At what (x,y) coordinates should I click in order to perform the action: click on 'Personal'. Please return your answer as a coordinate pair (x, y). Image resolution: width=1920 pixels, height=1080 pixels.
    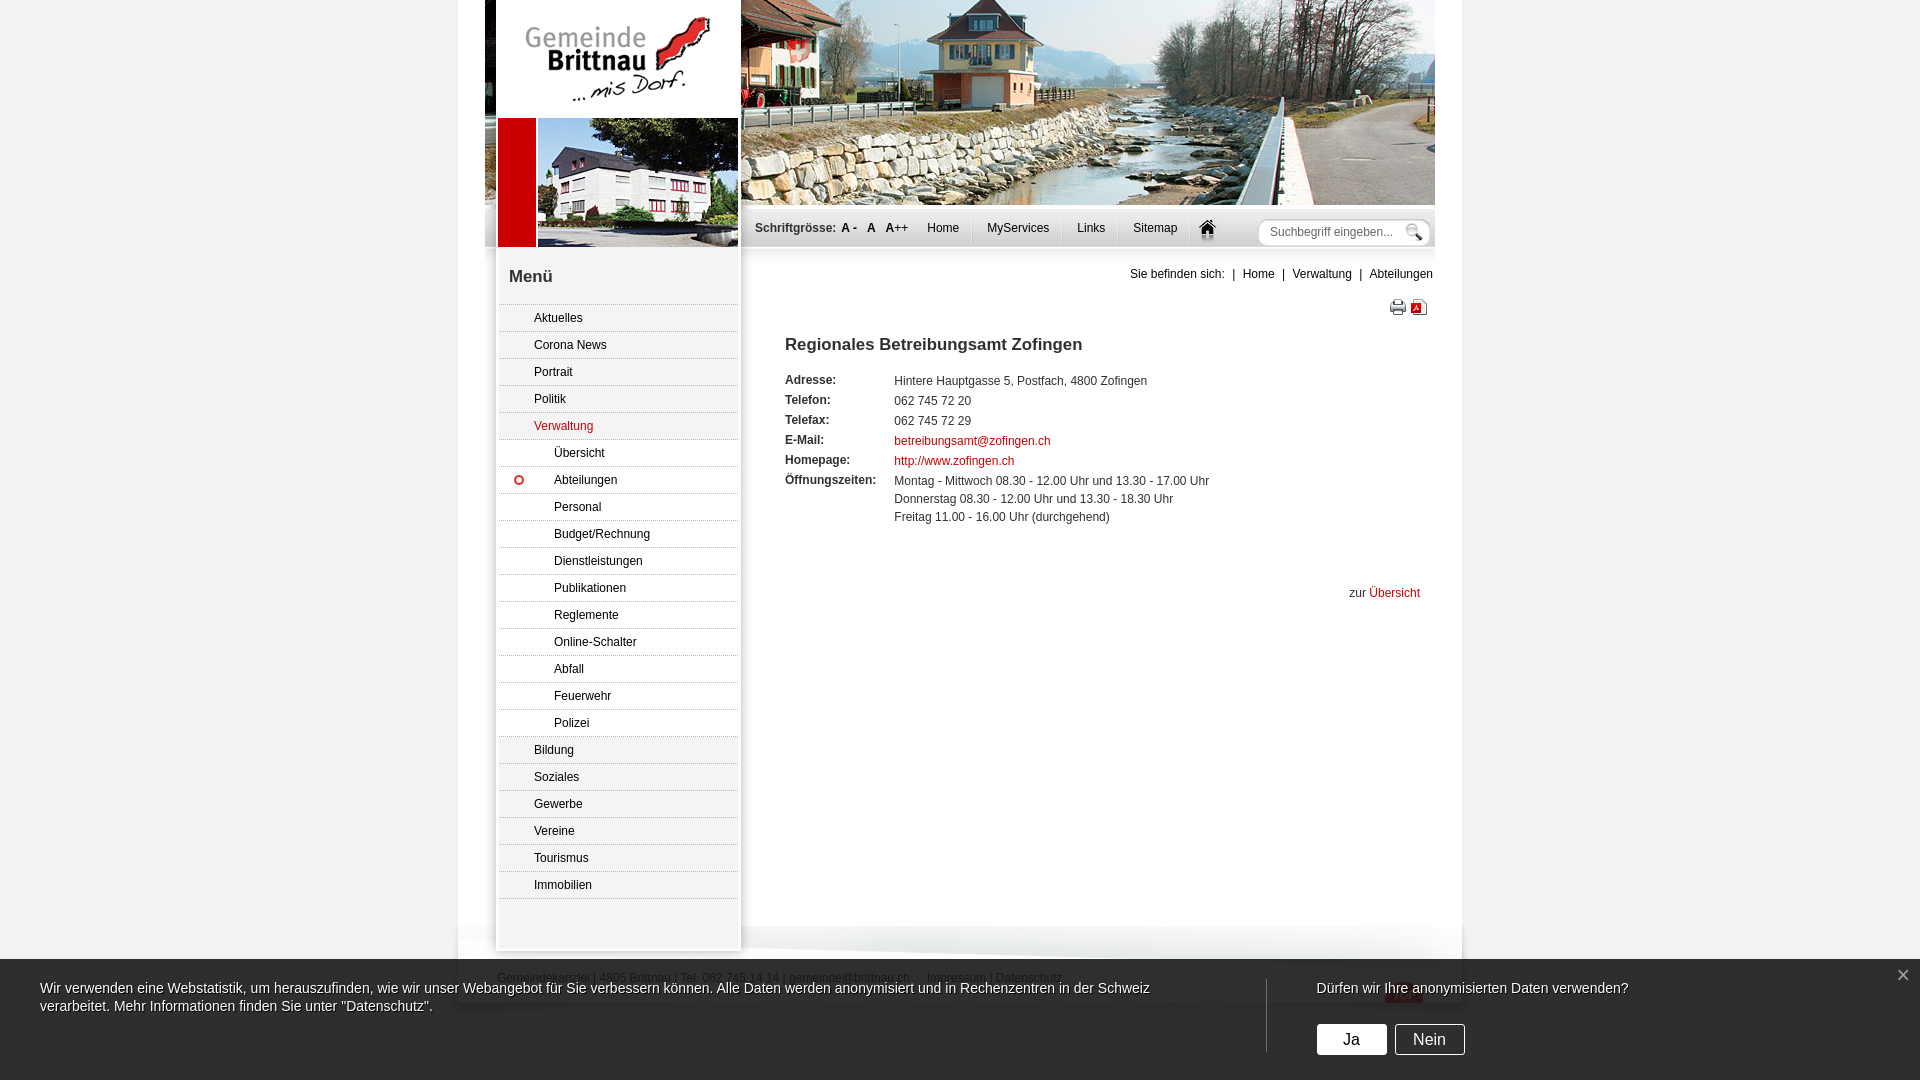
    Looking at the image, I should click on (617, 506).